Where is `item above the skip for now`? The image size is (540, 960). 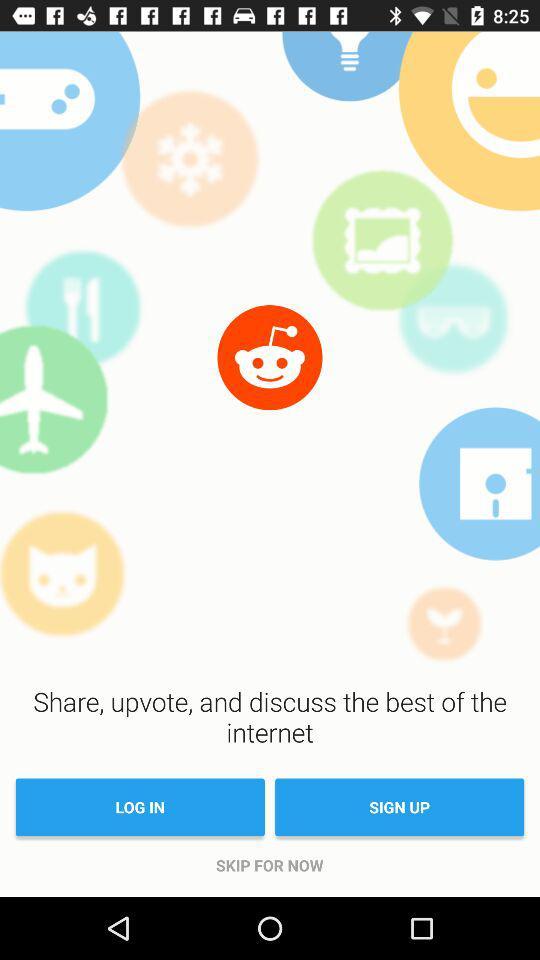
item above the skip for now is located at coordinates (139, 807).